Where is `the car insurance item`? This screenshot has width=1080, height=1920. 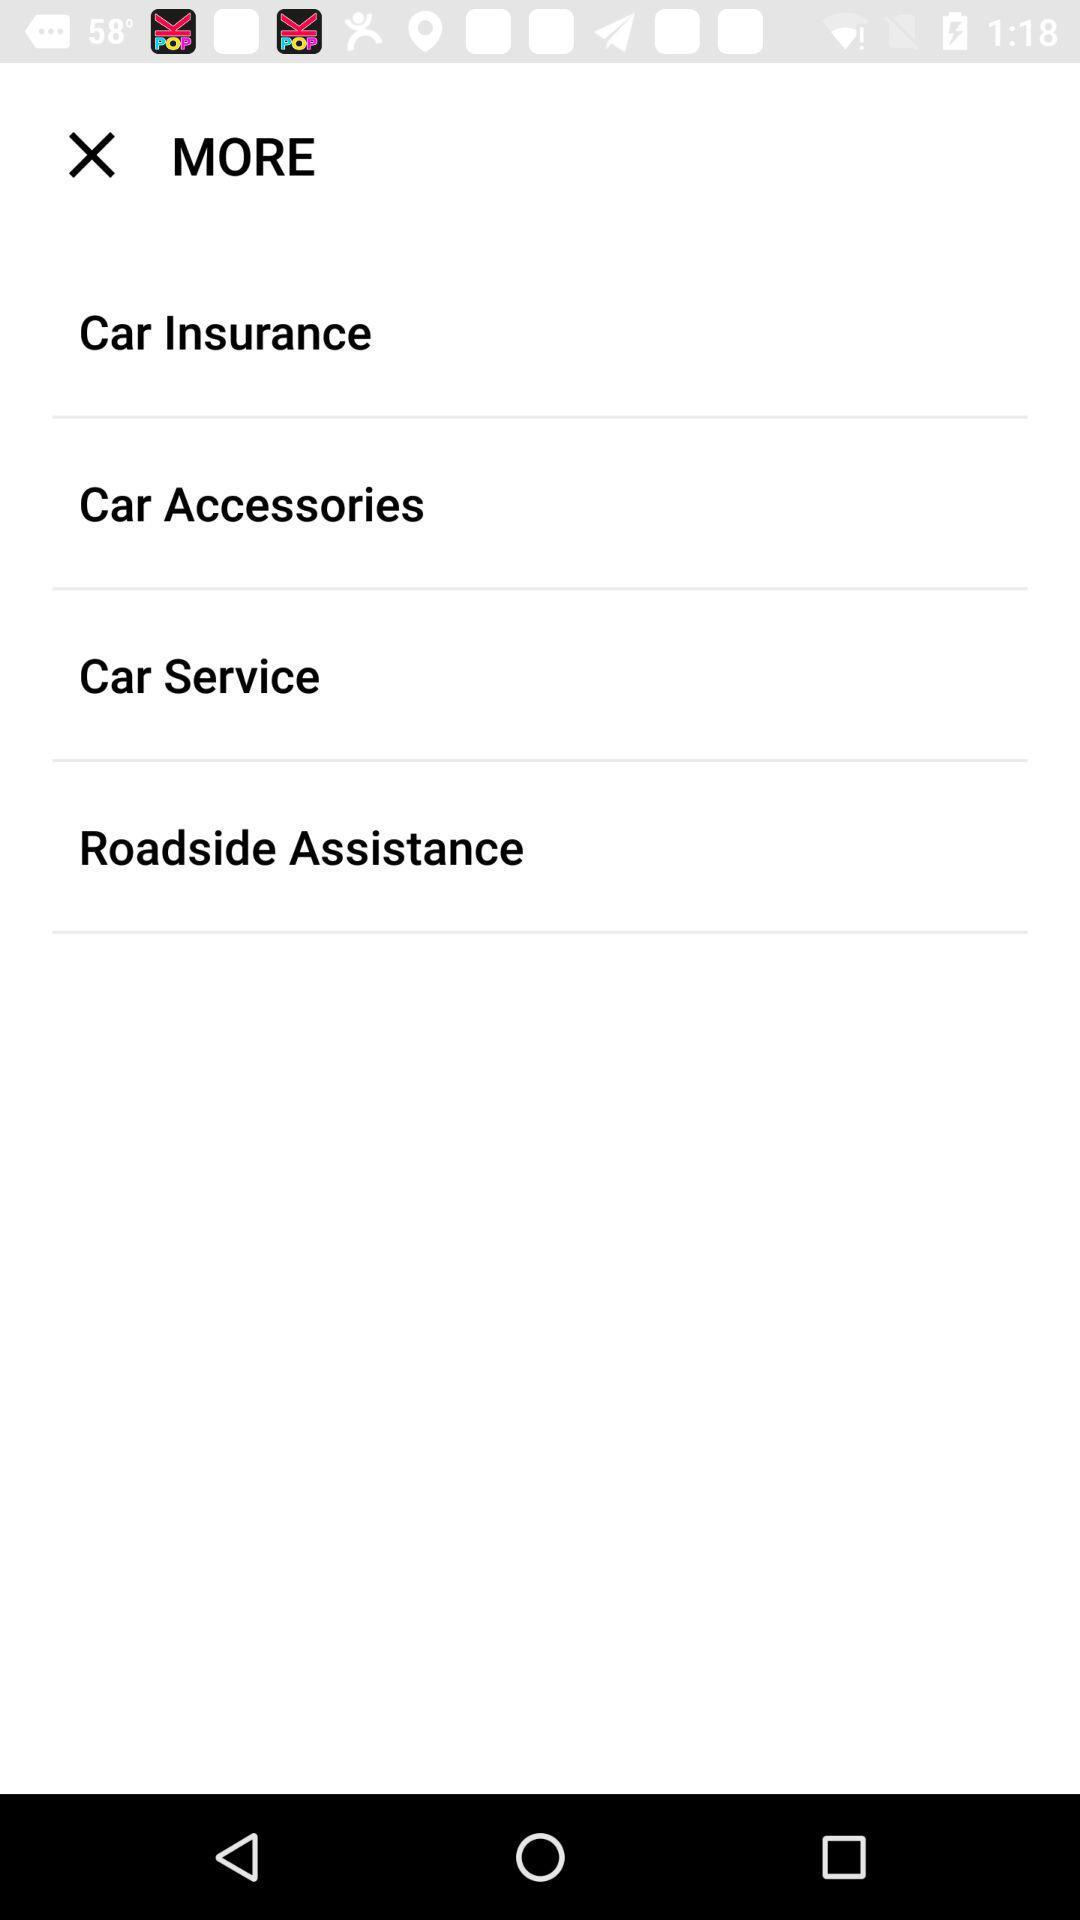 the car insurance item is located at coordinates (540, 331).